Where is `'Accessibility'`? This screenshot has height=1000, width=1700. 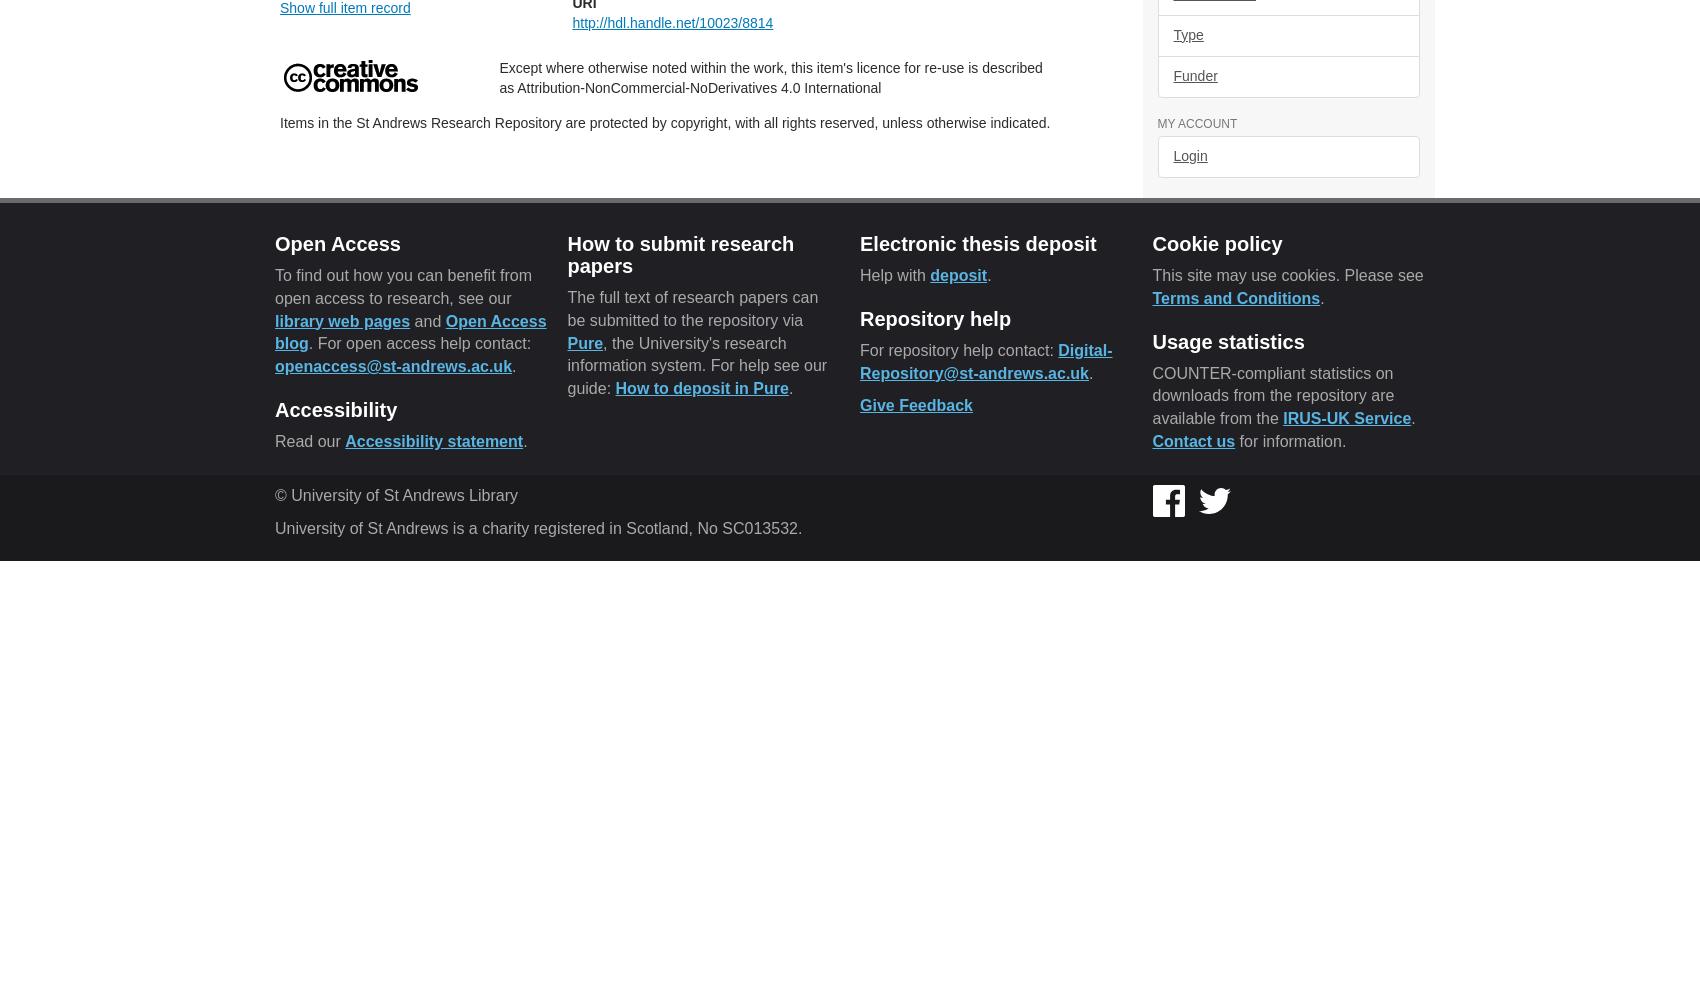 'Accessibility' is located at coordinates (334, 410).